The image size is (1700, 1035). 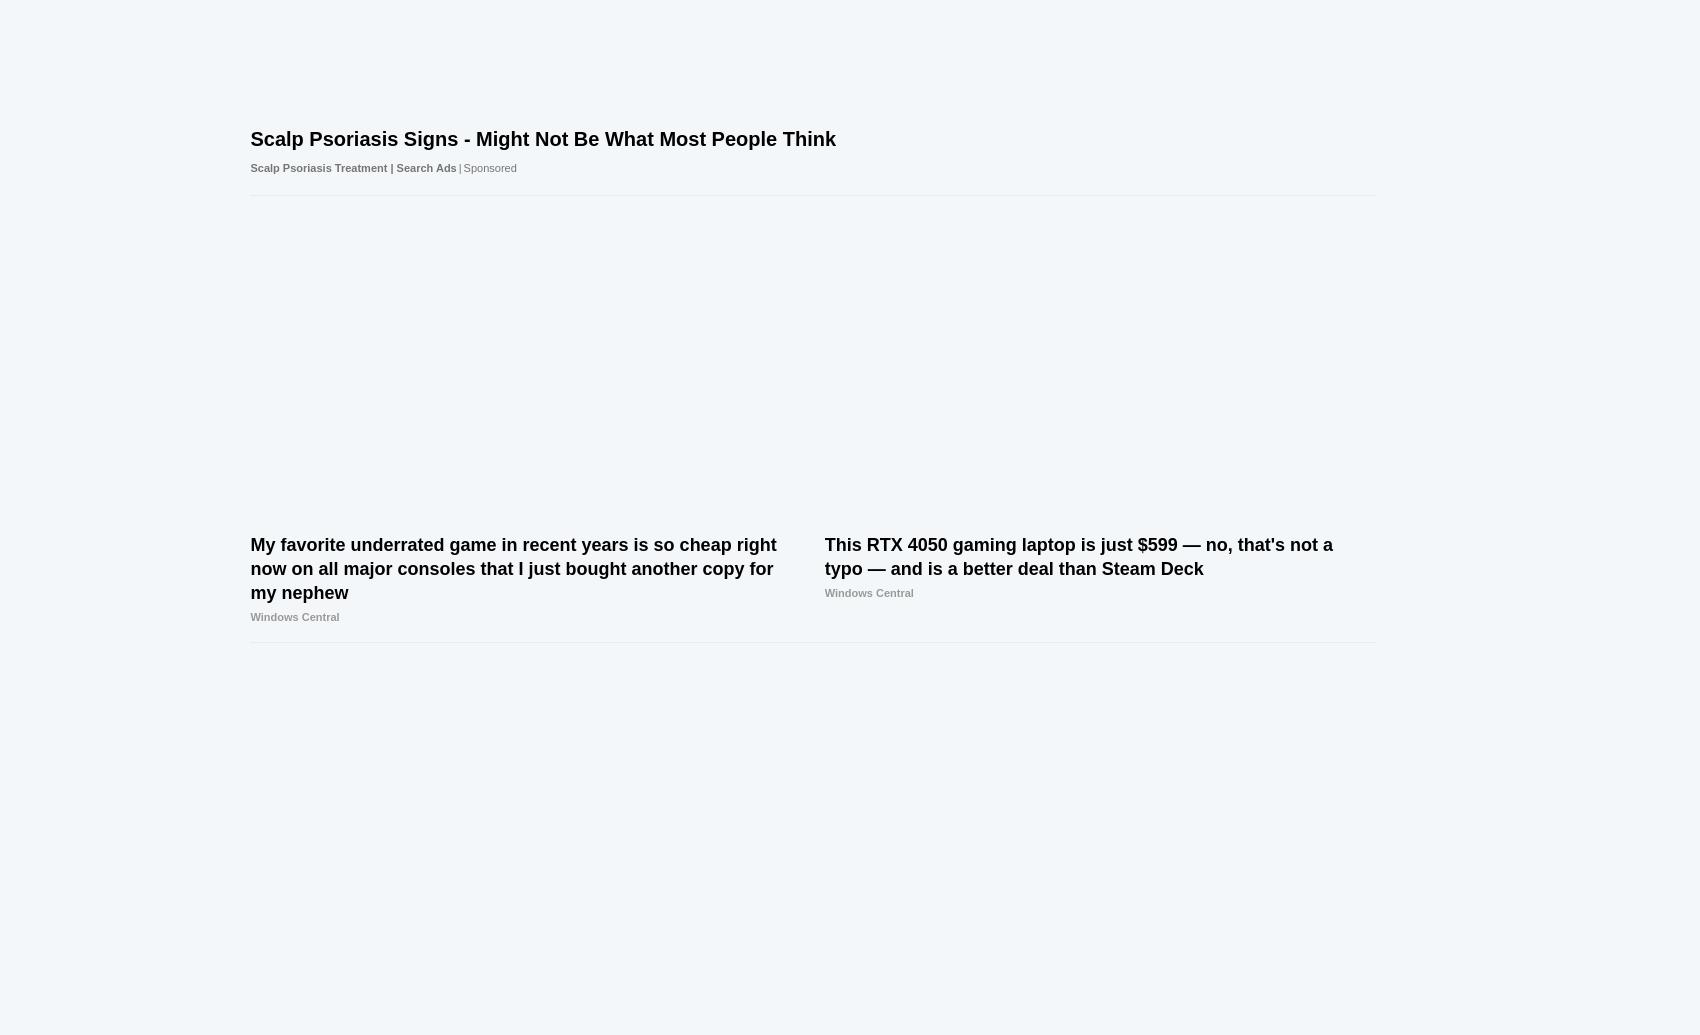 I want to click on 'Windows Central', so click(x=1453, y=927).